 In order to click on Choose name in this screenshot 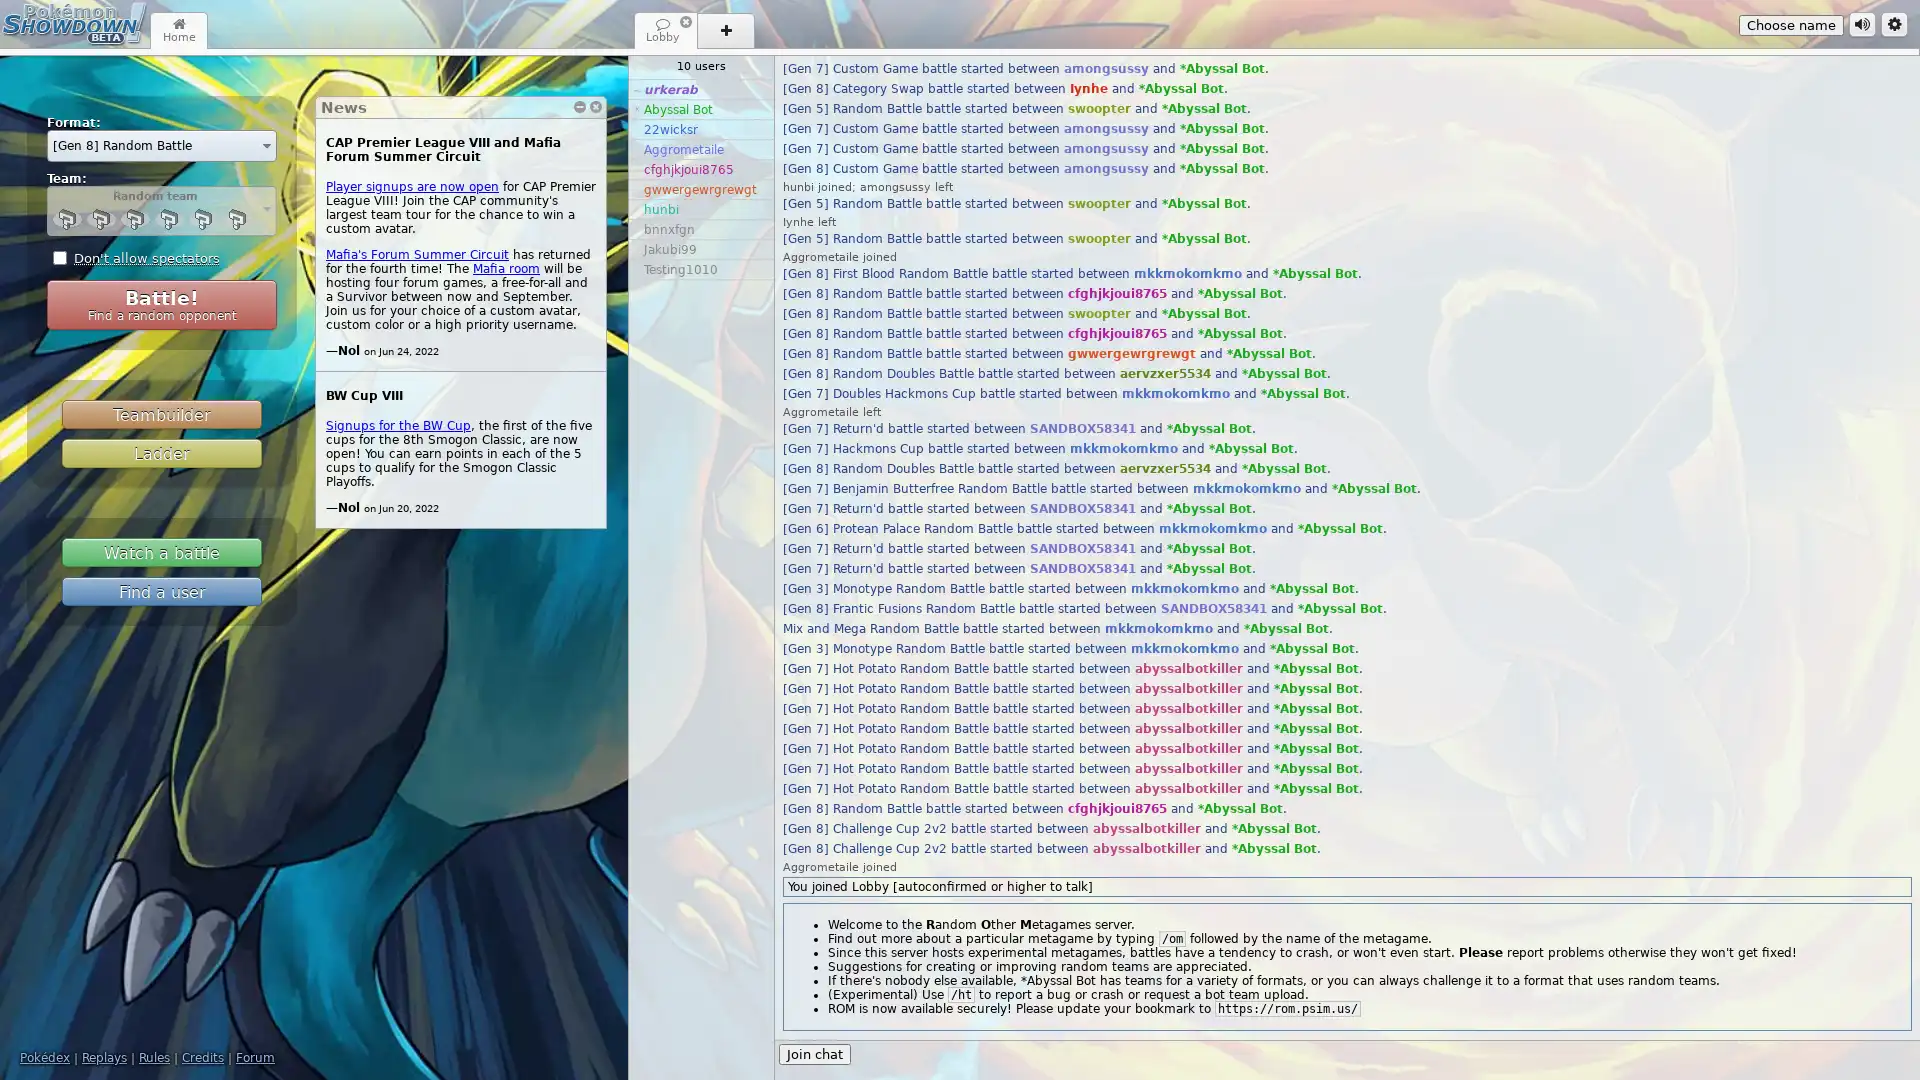, I will do `click(1791, 25)`.